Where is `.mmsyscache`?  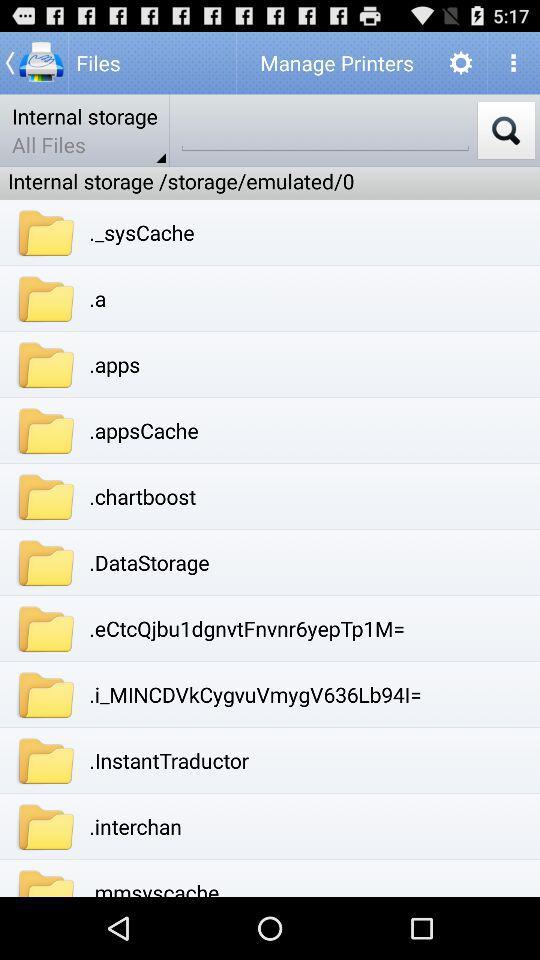
.mmsyscache is located at coordinates (153, 886).